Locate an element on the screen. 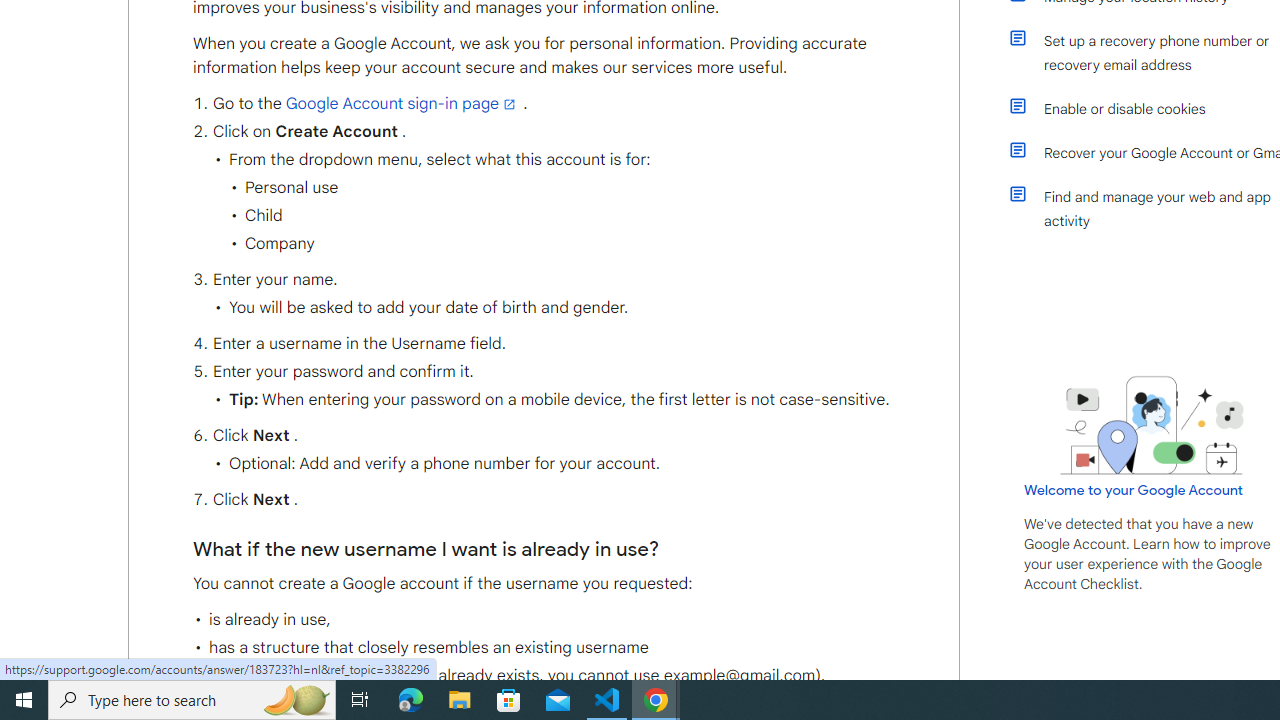  'Google Account sign-in page' is located at coordinates (401, 104).